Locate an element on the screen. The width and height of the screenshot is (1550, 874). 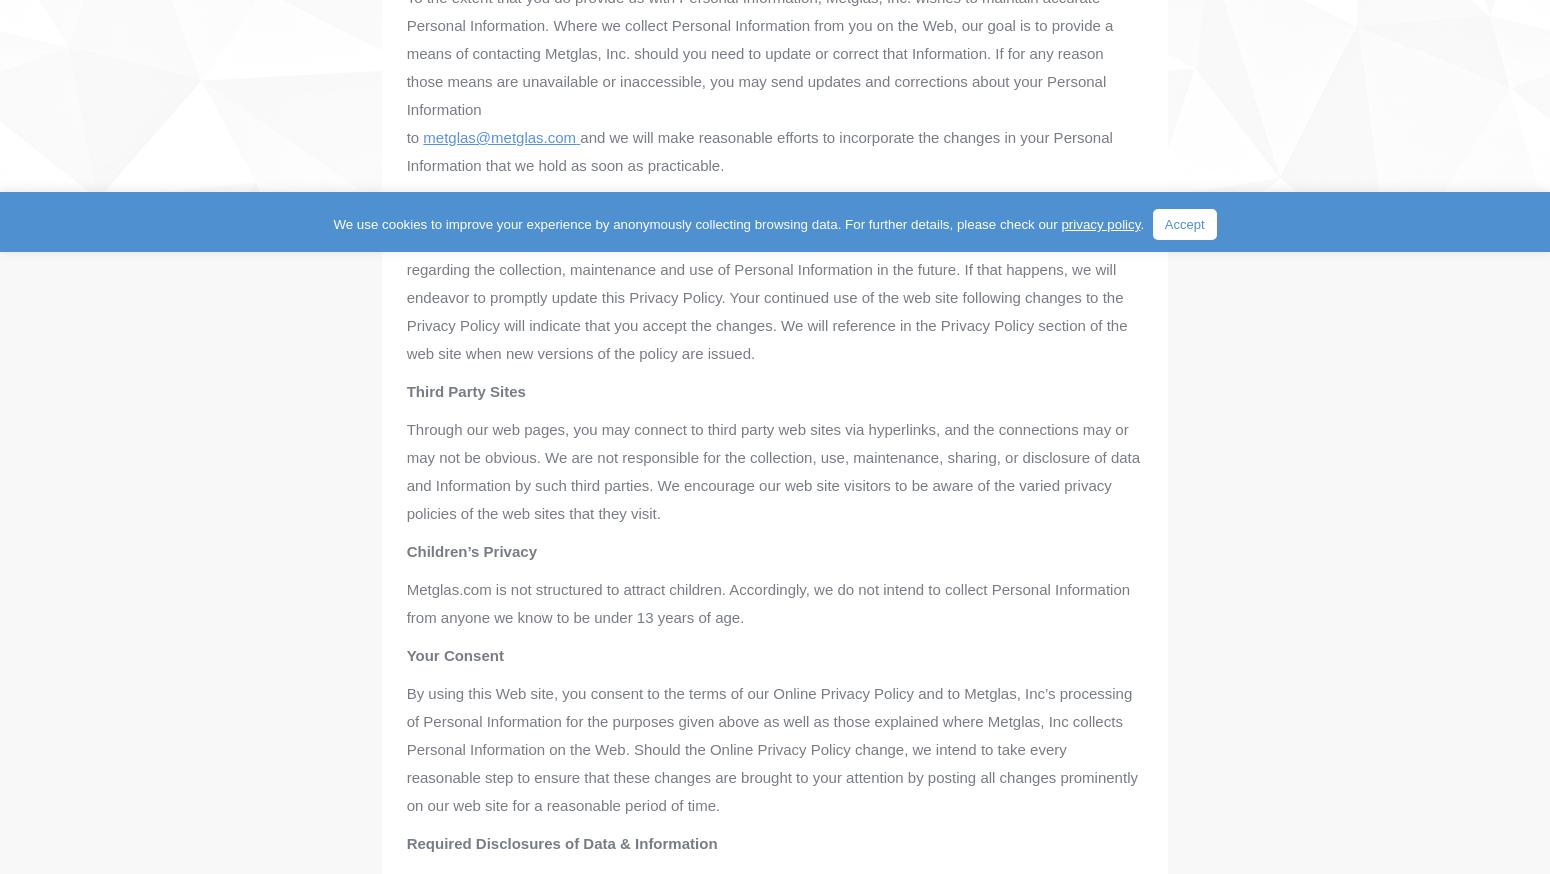
'Changes' is located at coordinates (438, 202).